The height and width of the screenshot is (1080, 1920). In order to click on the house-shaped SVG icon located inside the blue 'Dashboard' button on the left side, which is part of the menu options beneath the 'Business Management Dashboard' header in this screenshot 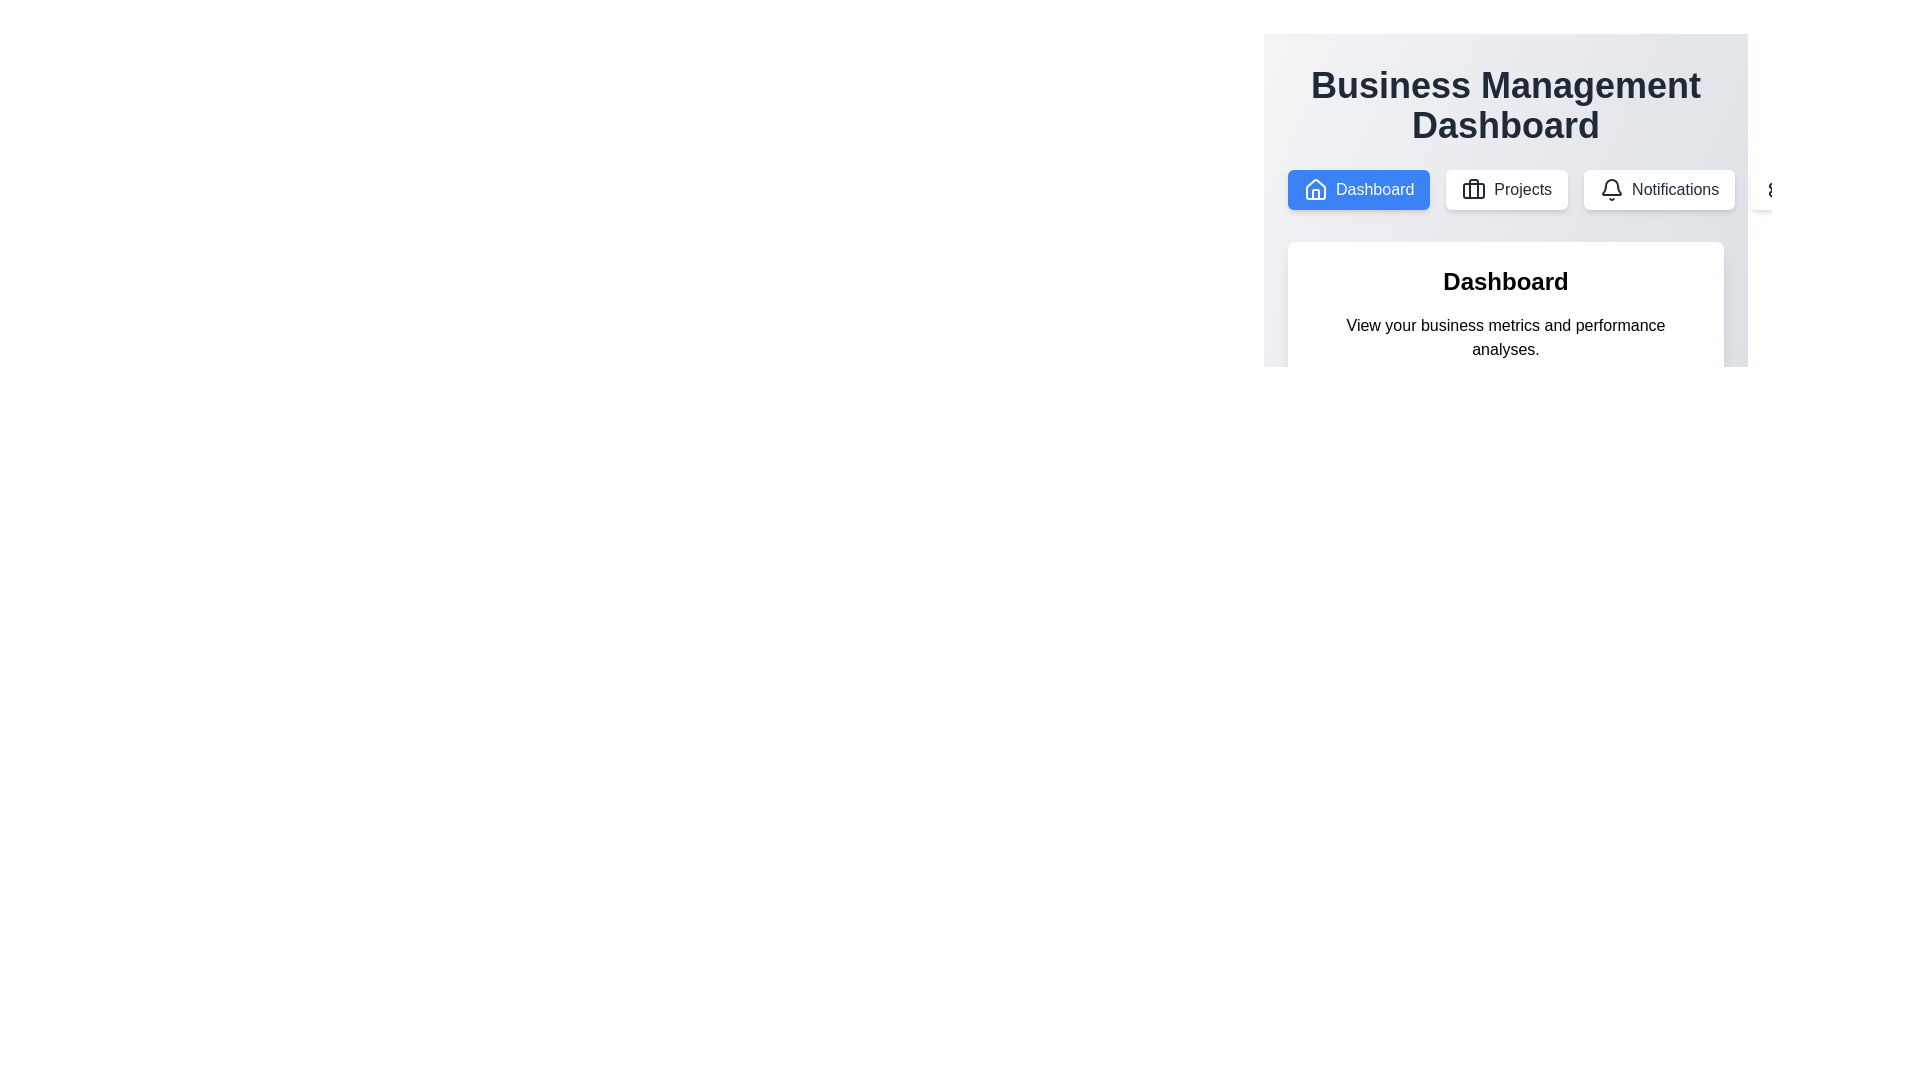, I will do `click(1315, 189)`.